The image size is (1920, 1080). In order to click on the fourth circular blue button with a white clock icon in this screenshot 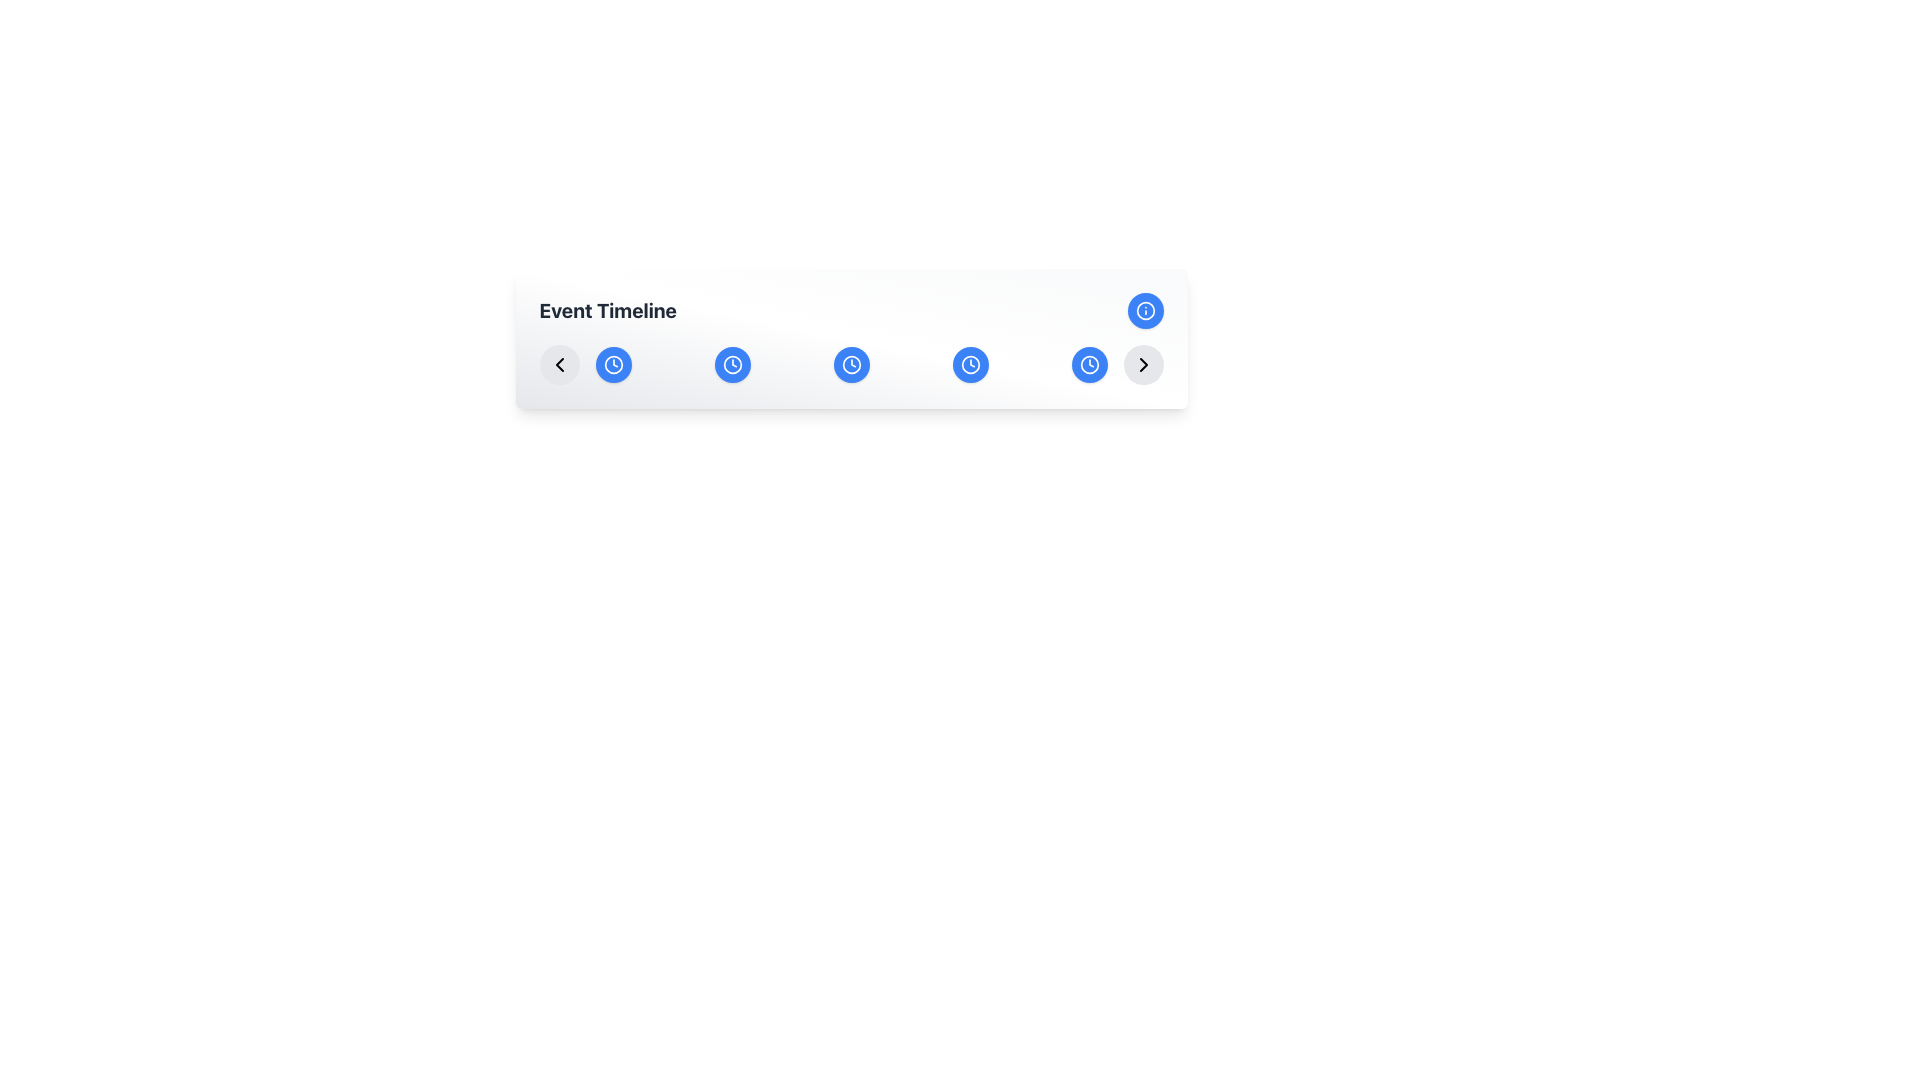, I will do `click(970, 365)`.